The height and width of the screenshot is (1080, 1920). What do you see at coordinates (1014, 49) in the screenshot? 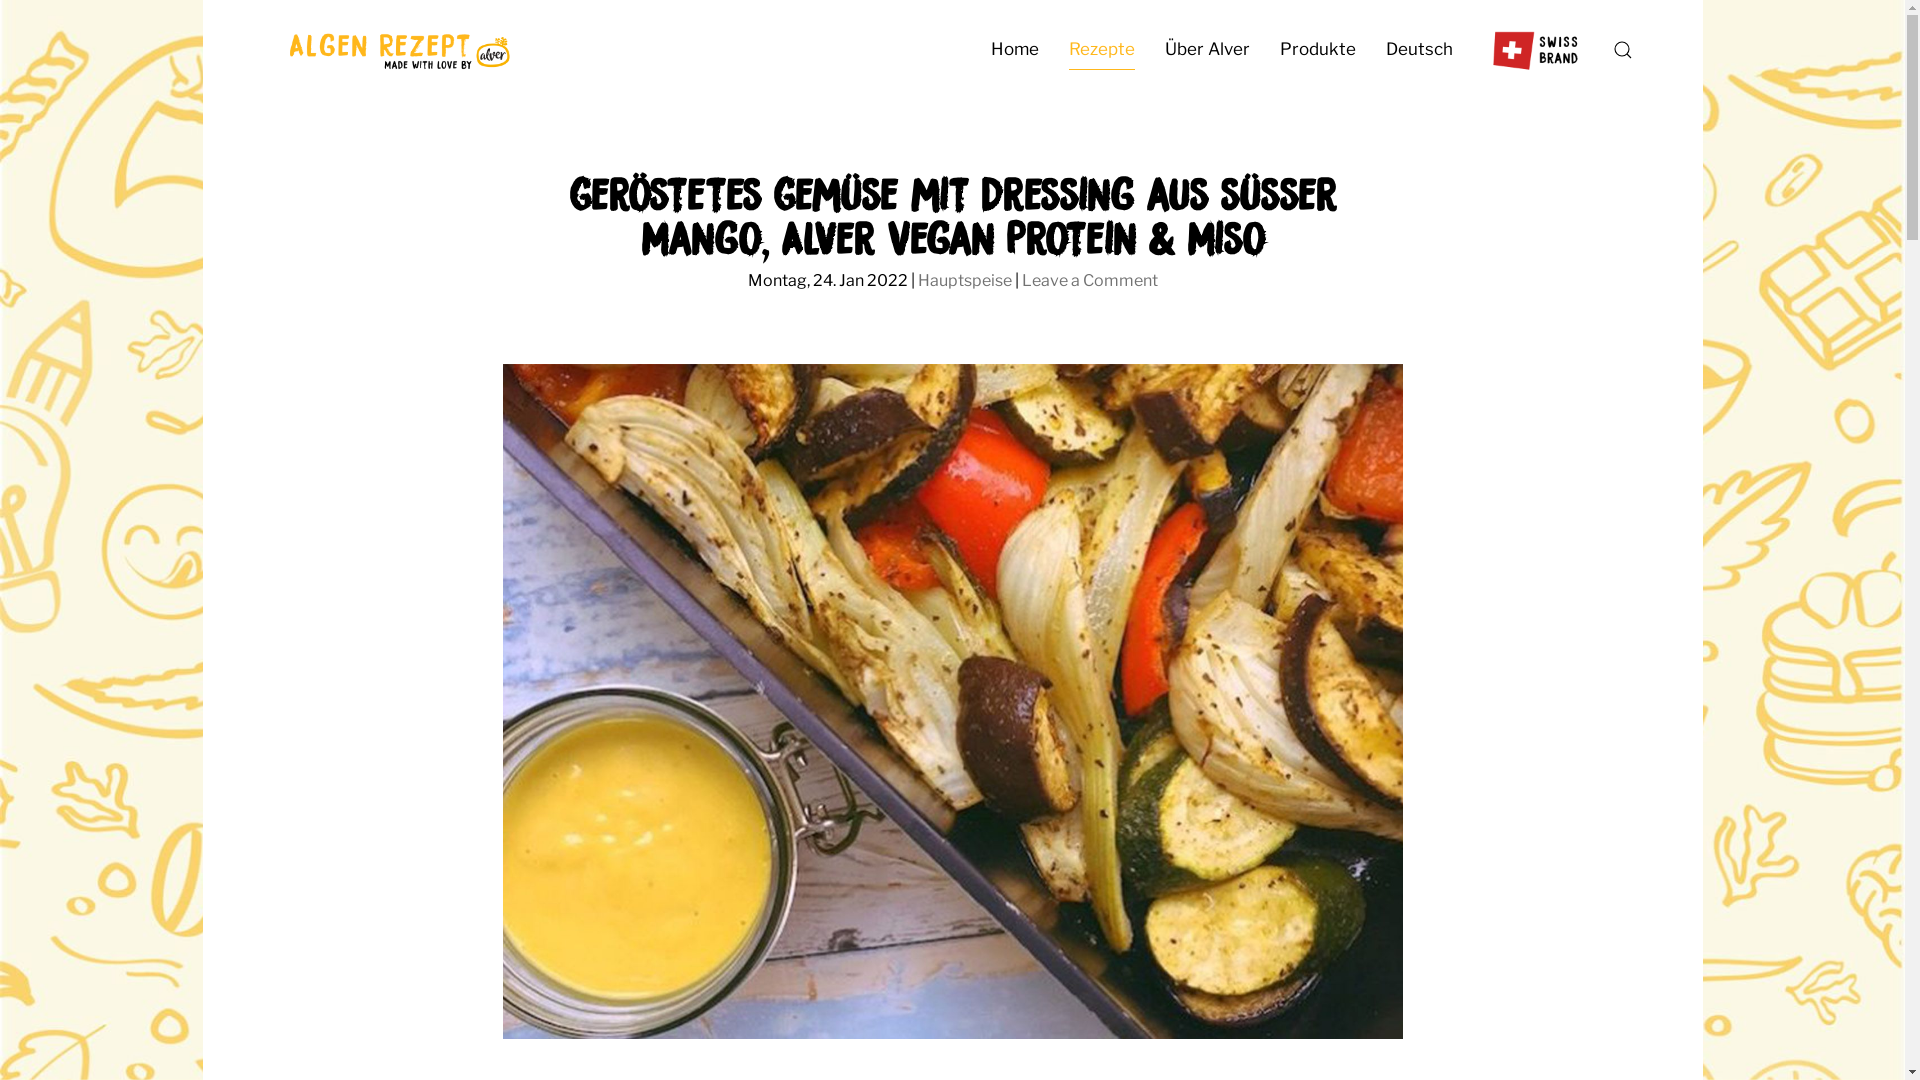
I see `'Home'` at bounding box center [1014, 49].